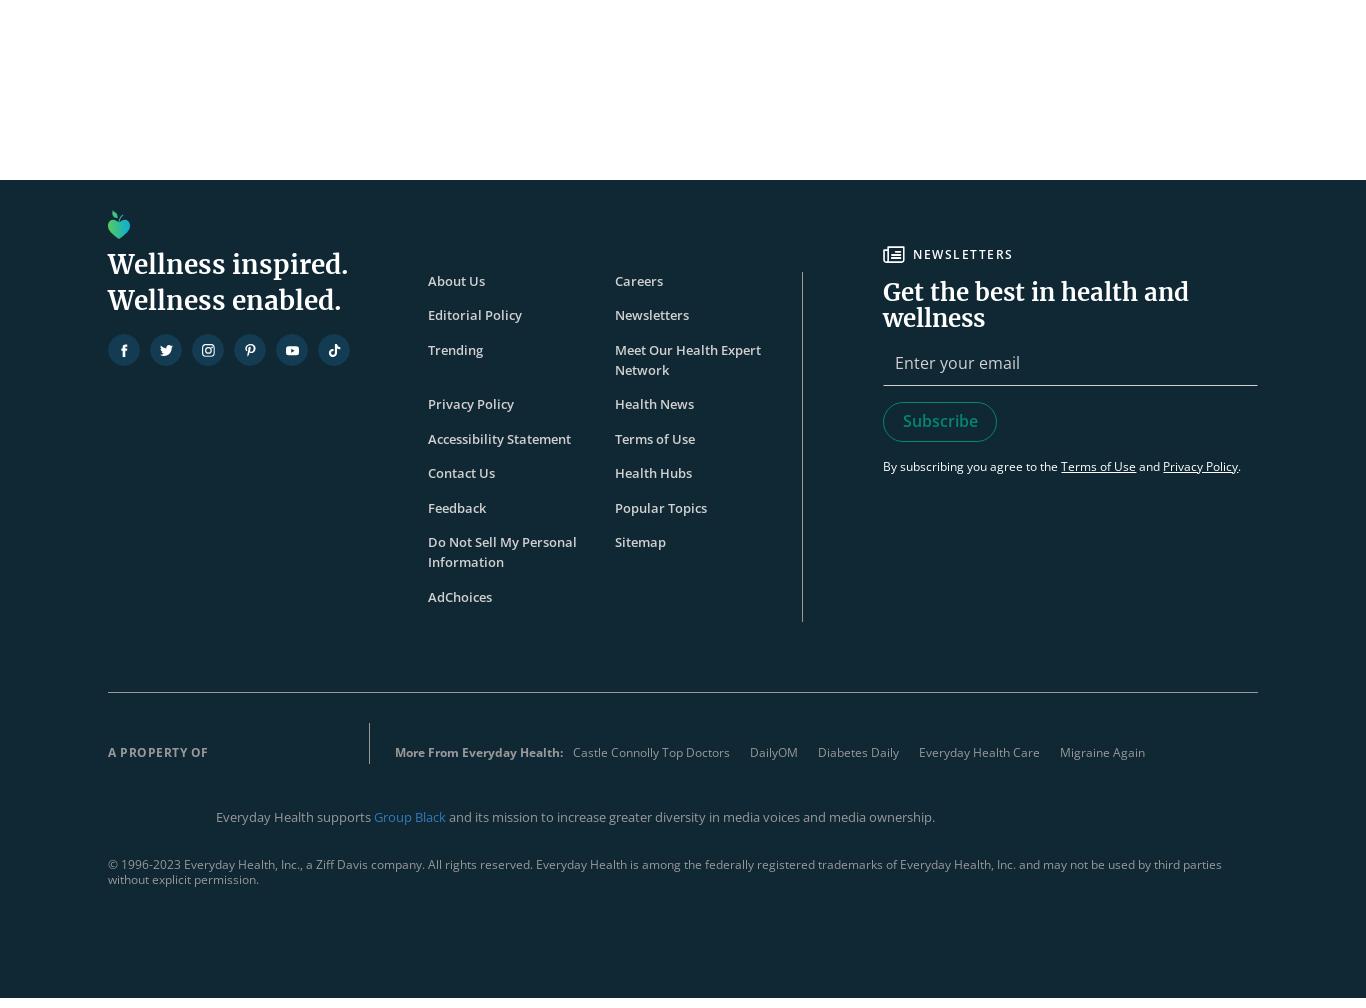 This screenshot has width=1366, height=1008. I want to click on 'and its mission to increase greater diversity in media voices and media ownership.', so click(692, 816).